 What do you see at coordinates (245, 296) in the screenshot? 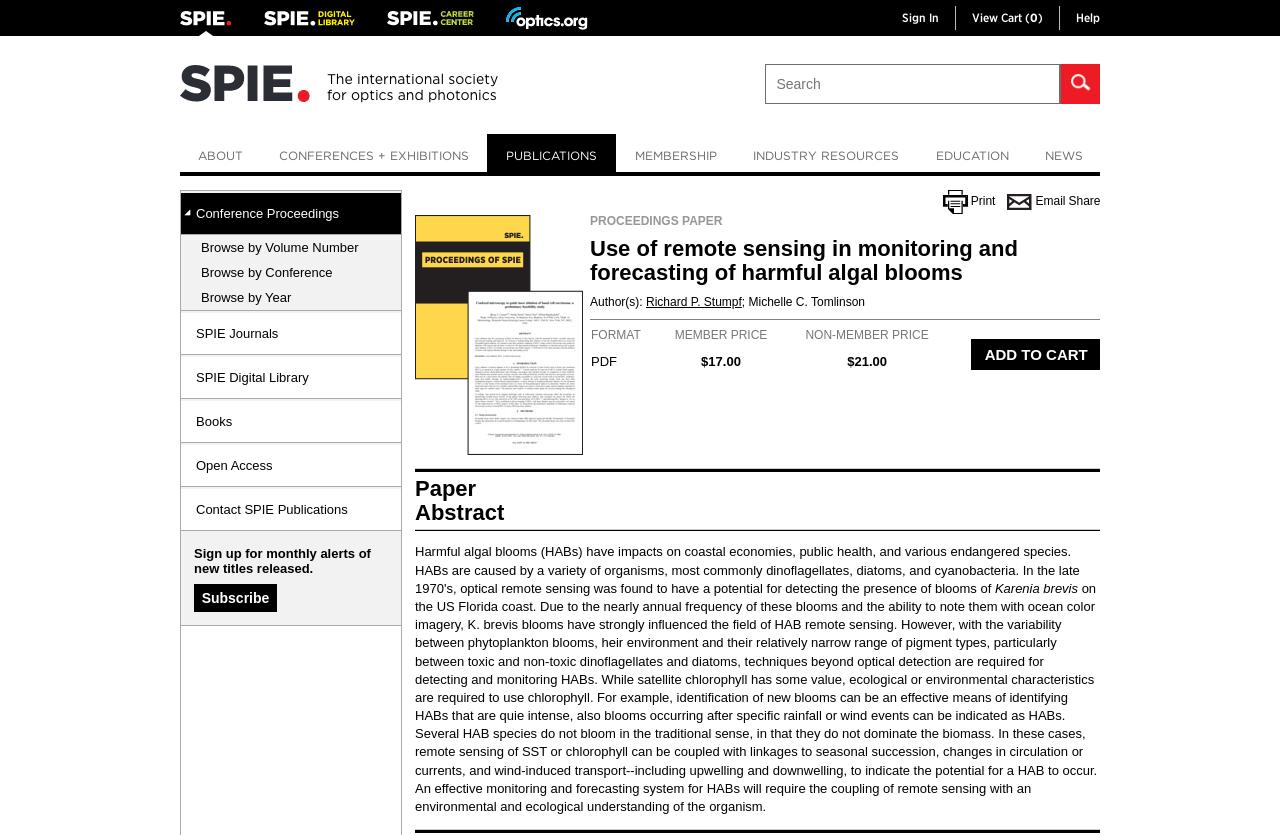
I see `'Browse by Year'` at bounding box center [245, 296].